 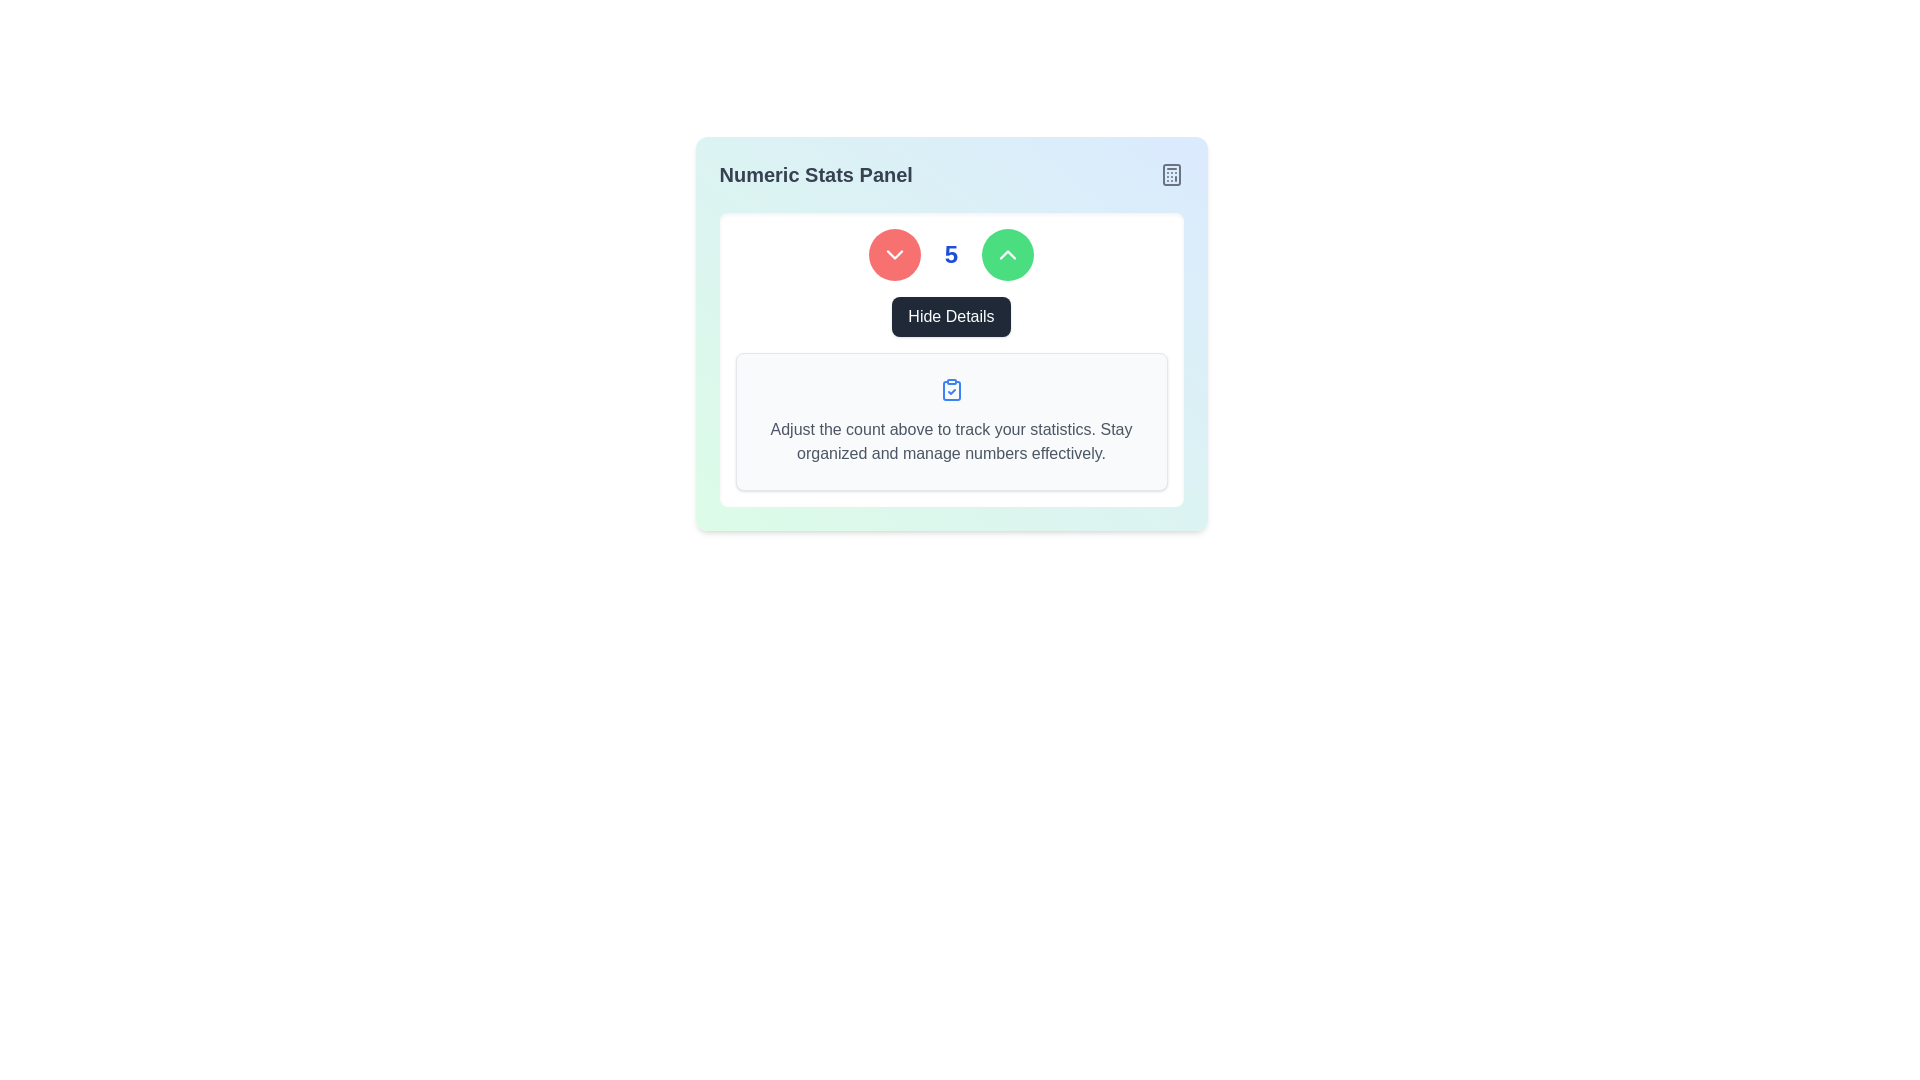 What do you see at coordinates (1008, 253) in the screenshot?
I see `the last interactive button in the group of three components to increment the numeric value displayed in the center of the panel` at bounding box center [1008, 253].